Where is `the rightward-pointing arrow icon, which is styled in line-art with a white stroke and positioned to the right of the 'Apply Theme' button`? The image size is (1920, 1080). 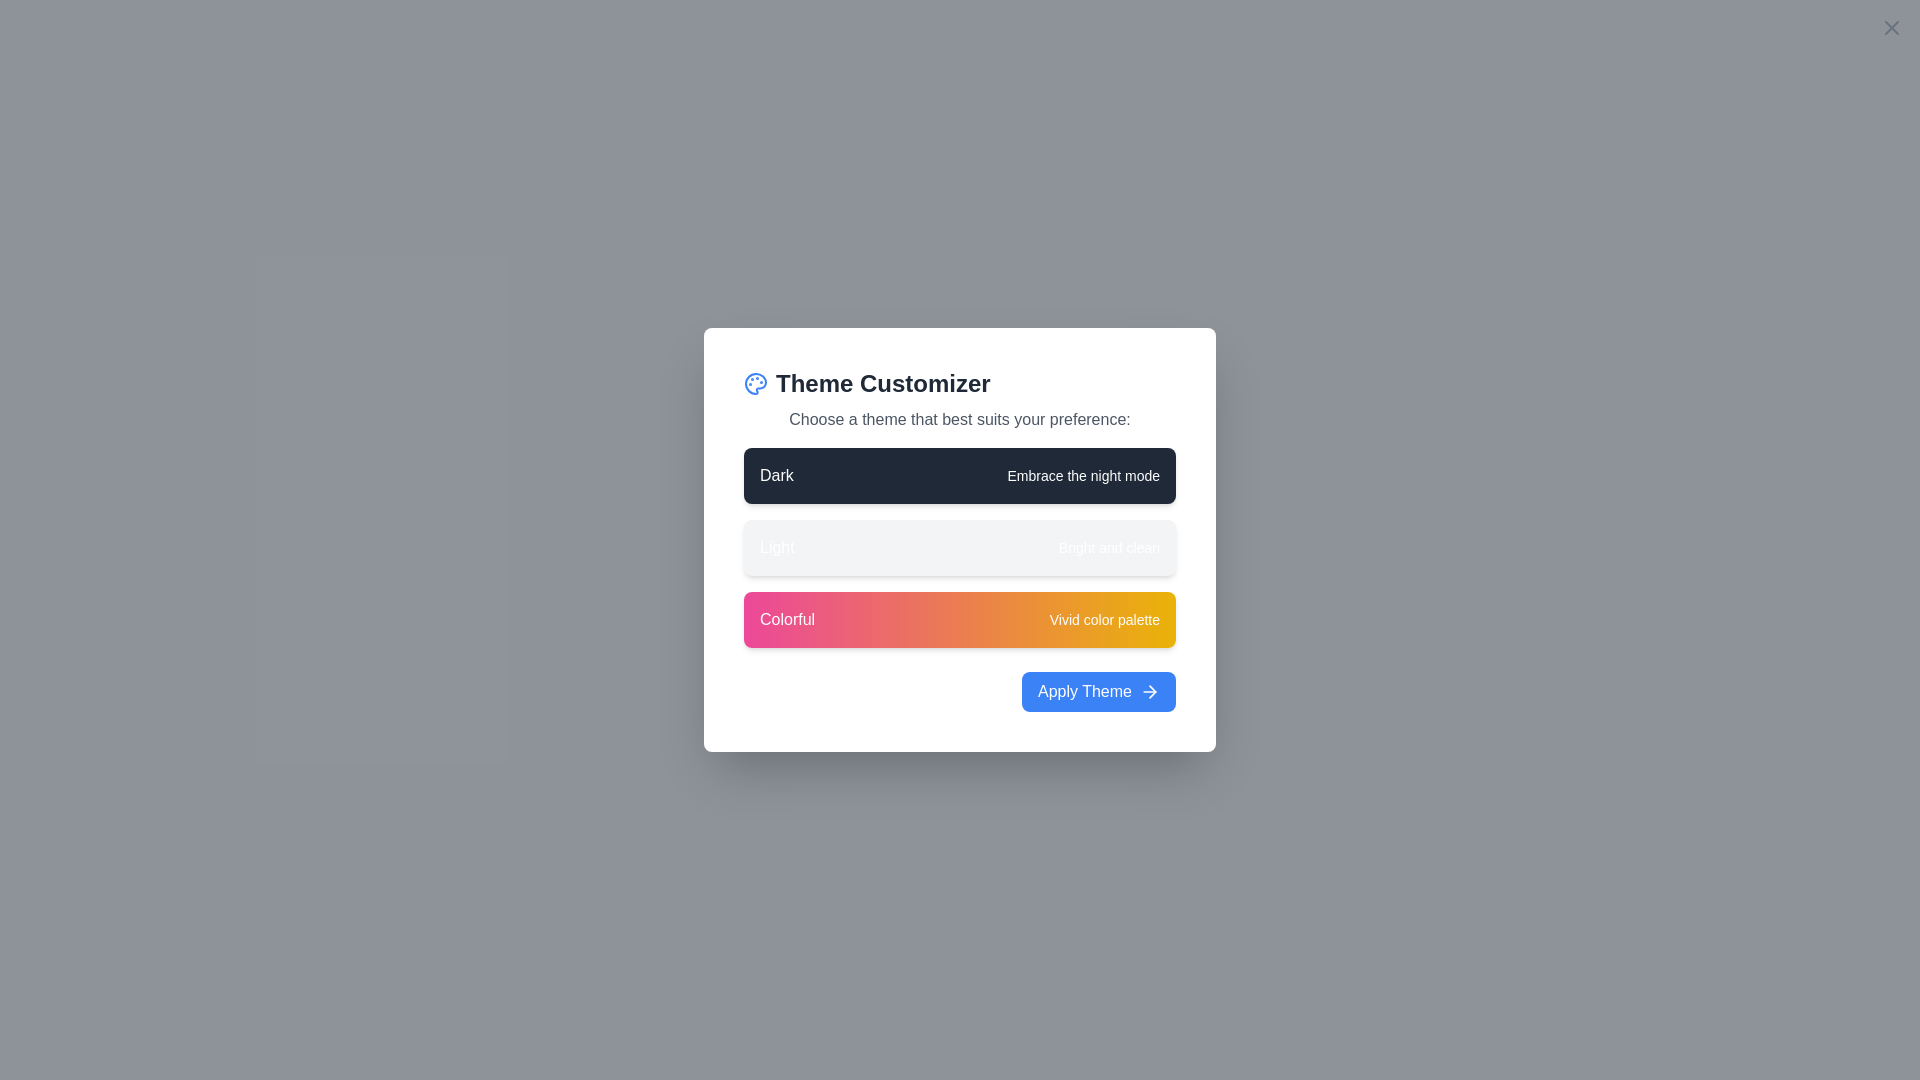 the rightward-pointing arrow icon, which is styled in line-art with a white stroke and positioned to the right of the 'Apply Theme' button is located at coordinates (1150, 690).